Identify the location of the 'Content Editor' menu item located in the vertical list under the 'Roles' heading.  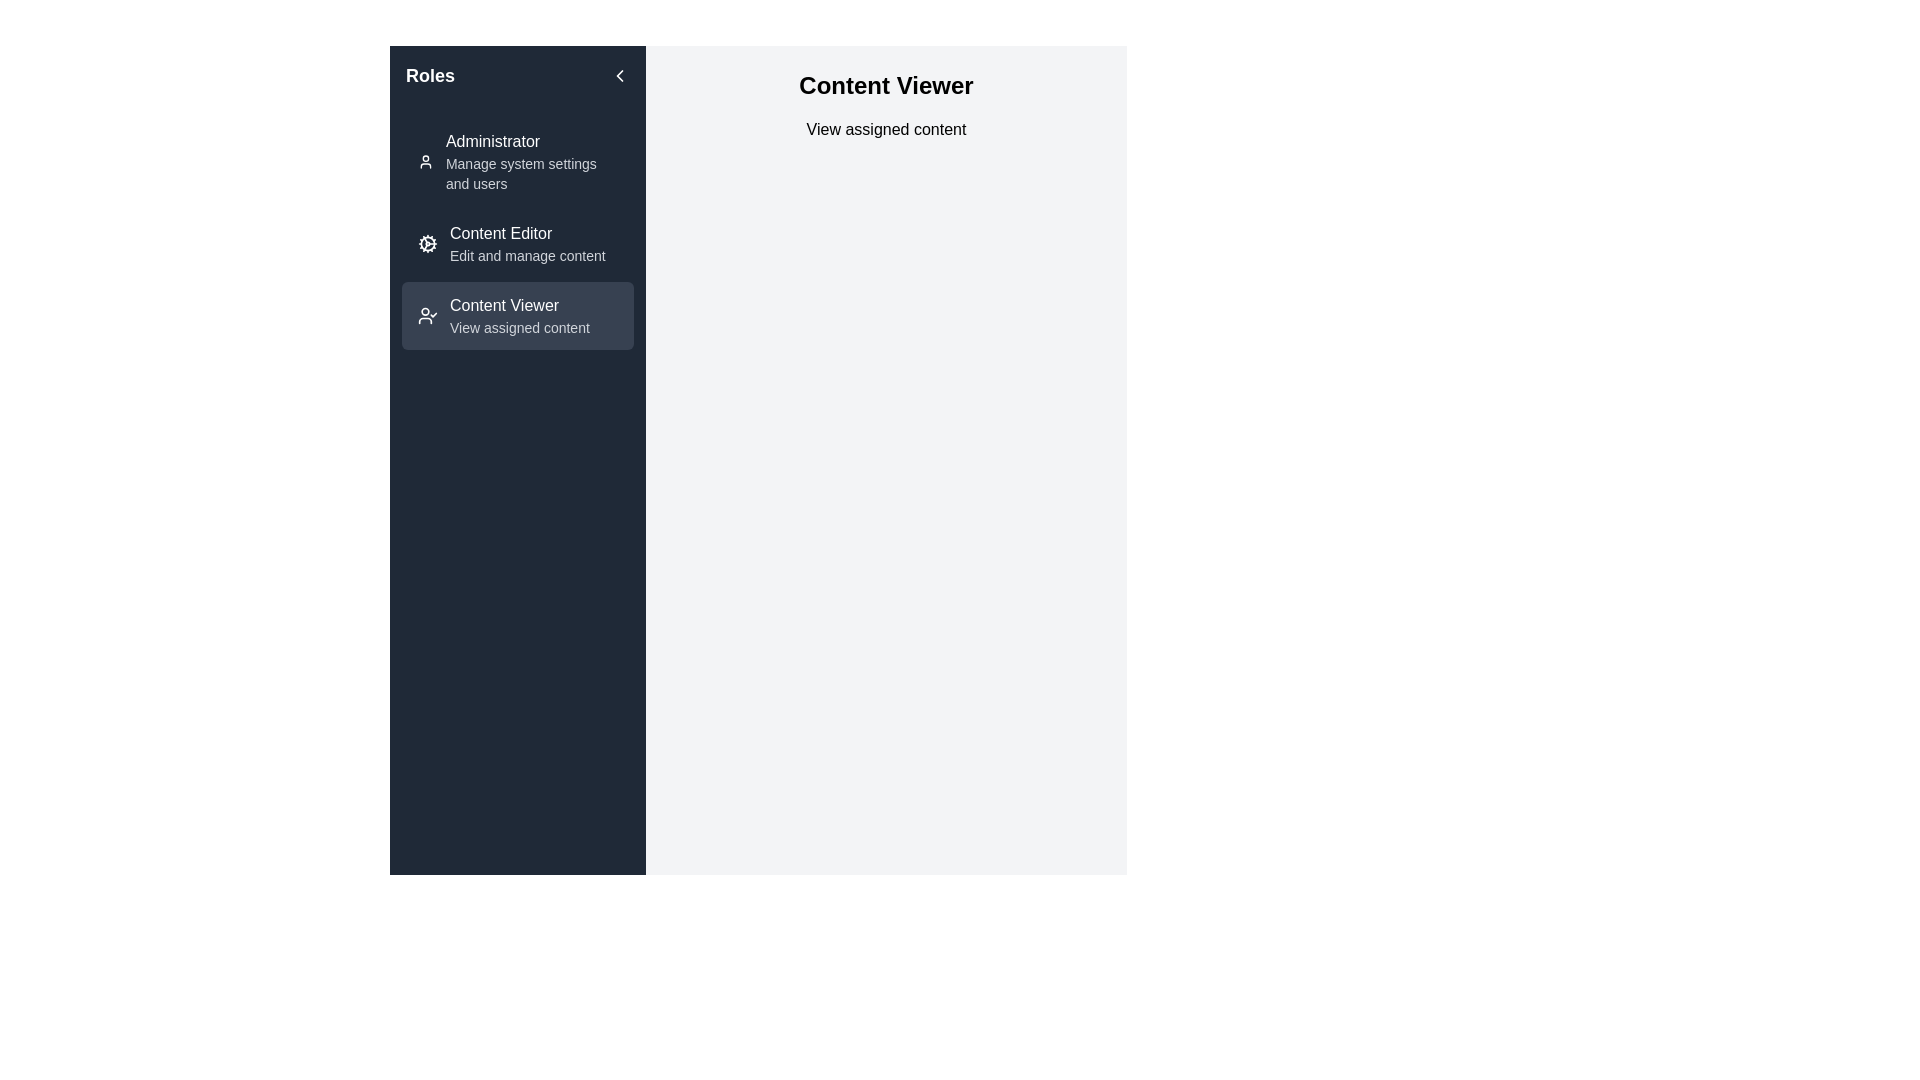
(518, 233).